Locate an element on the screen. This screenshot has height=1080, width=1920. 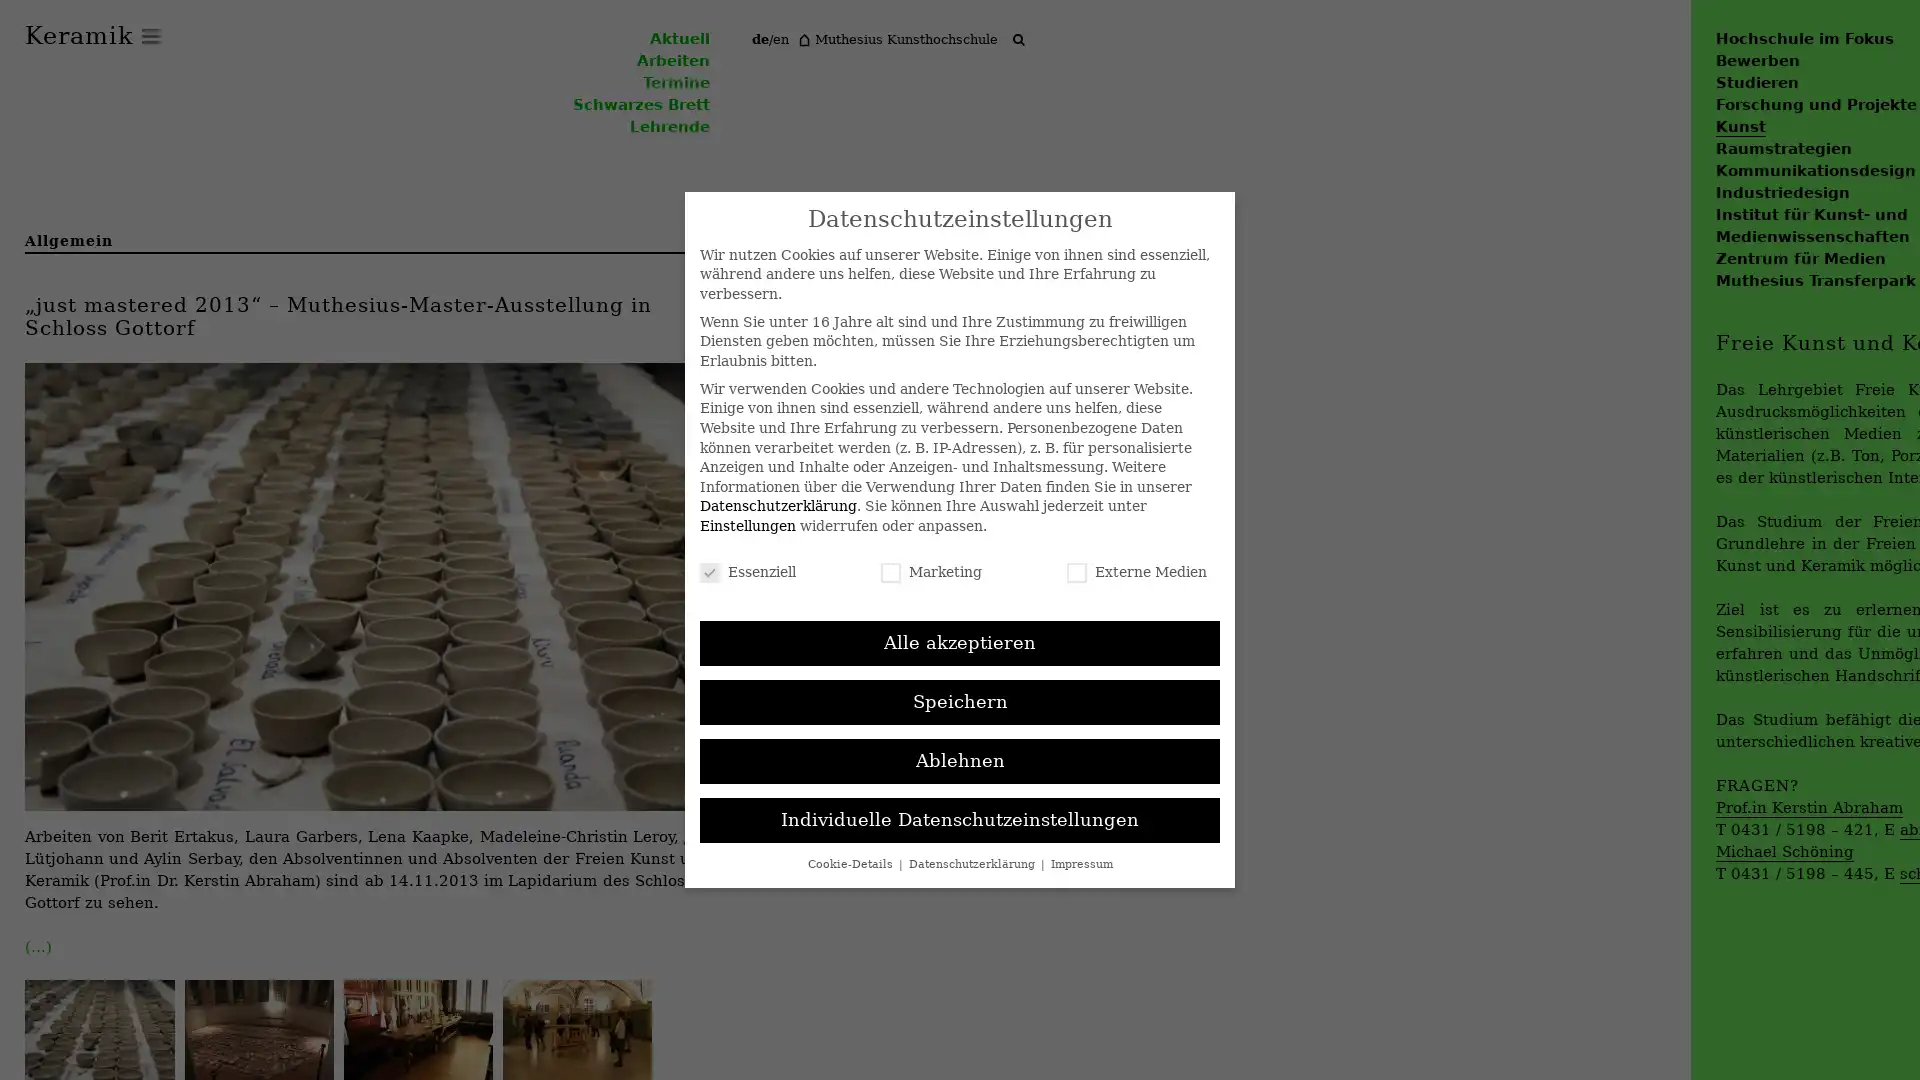
Speichern is located at coordinates (960, 701).